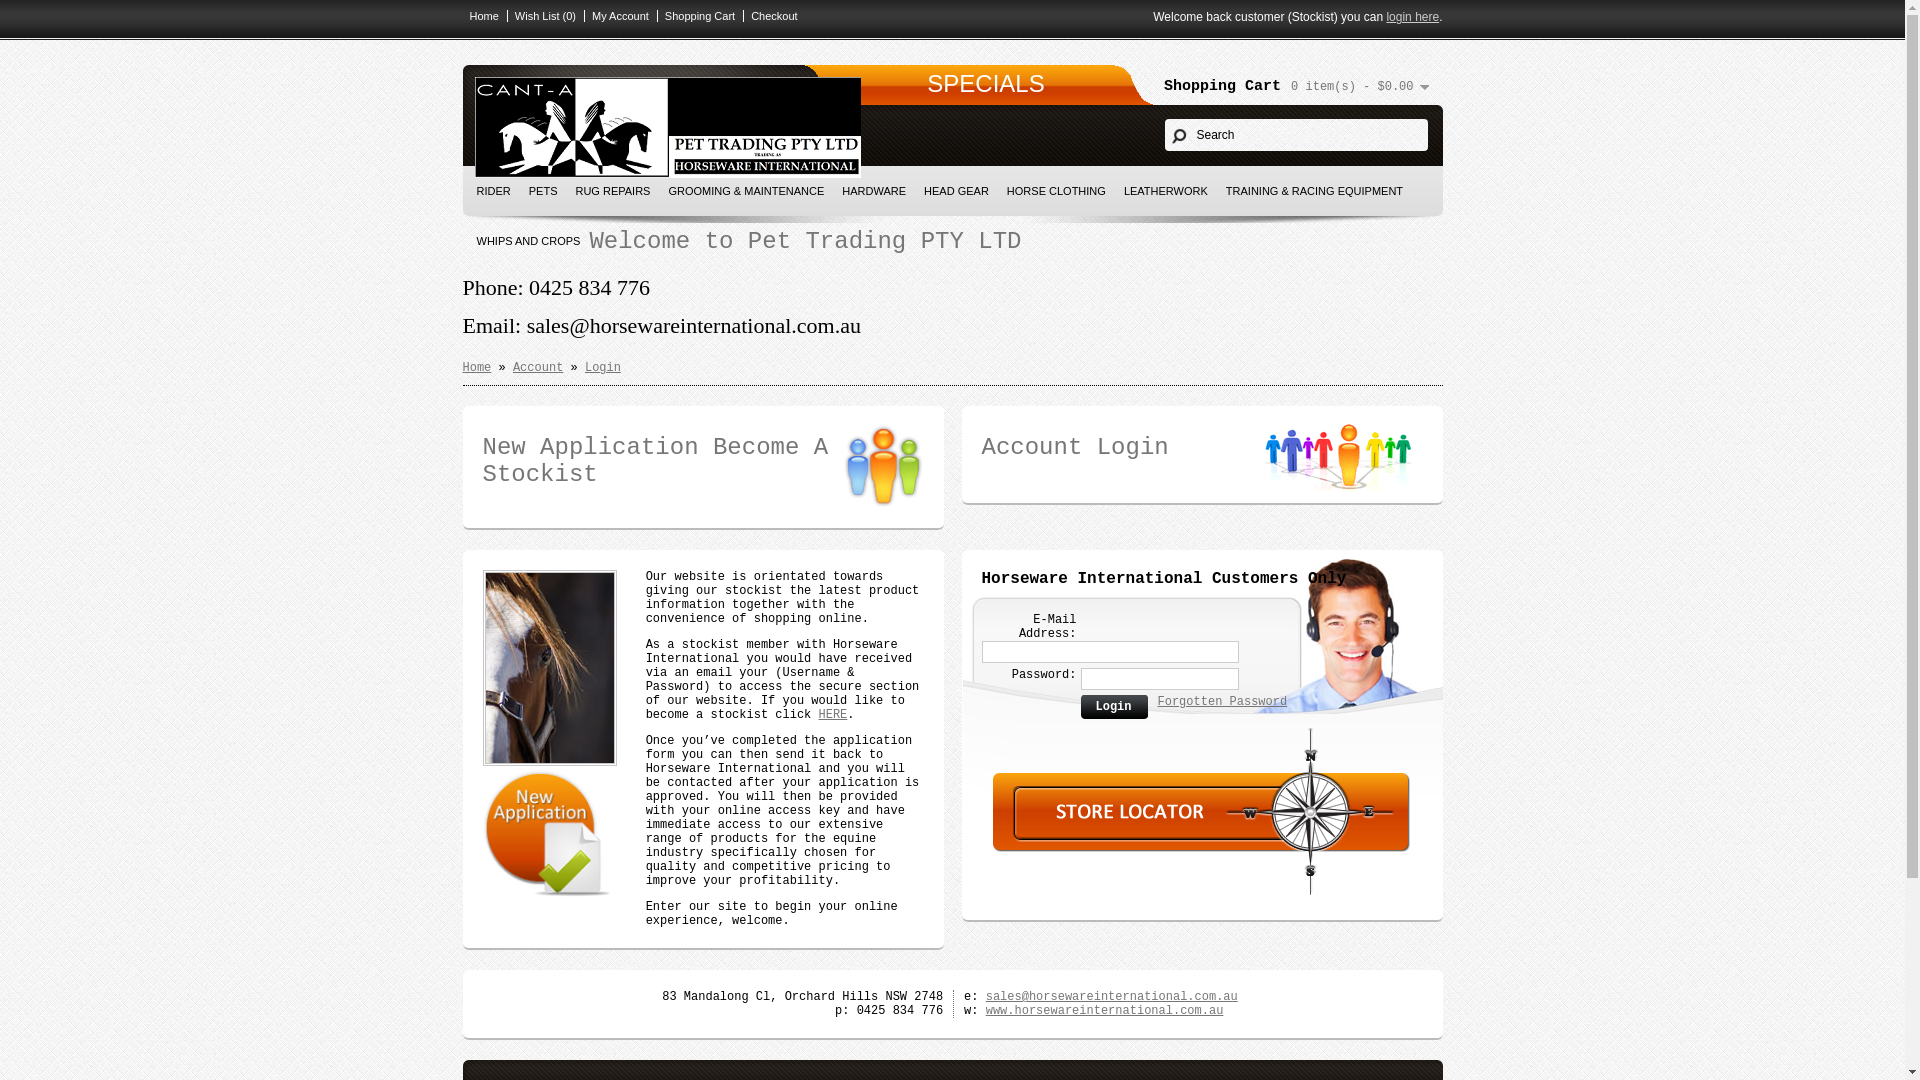 This screenshot has width=1920, height=1080. I want to click on 'www.horsewareinternational.com.au', so click(1103, 1010).